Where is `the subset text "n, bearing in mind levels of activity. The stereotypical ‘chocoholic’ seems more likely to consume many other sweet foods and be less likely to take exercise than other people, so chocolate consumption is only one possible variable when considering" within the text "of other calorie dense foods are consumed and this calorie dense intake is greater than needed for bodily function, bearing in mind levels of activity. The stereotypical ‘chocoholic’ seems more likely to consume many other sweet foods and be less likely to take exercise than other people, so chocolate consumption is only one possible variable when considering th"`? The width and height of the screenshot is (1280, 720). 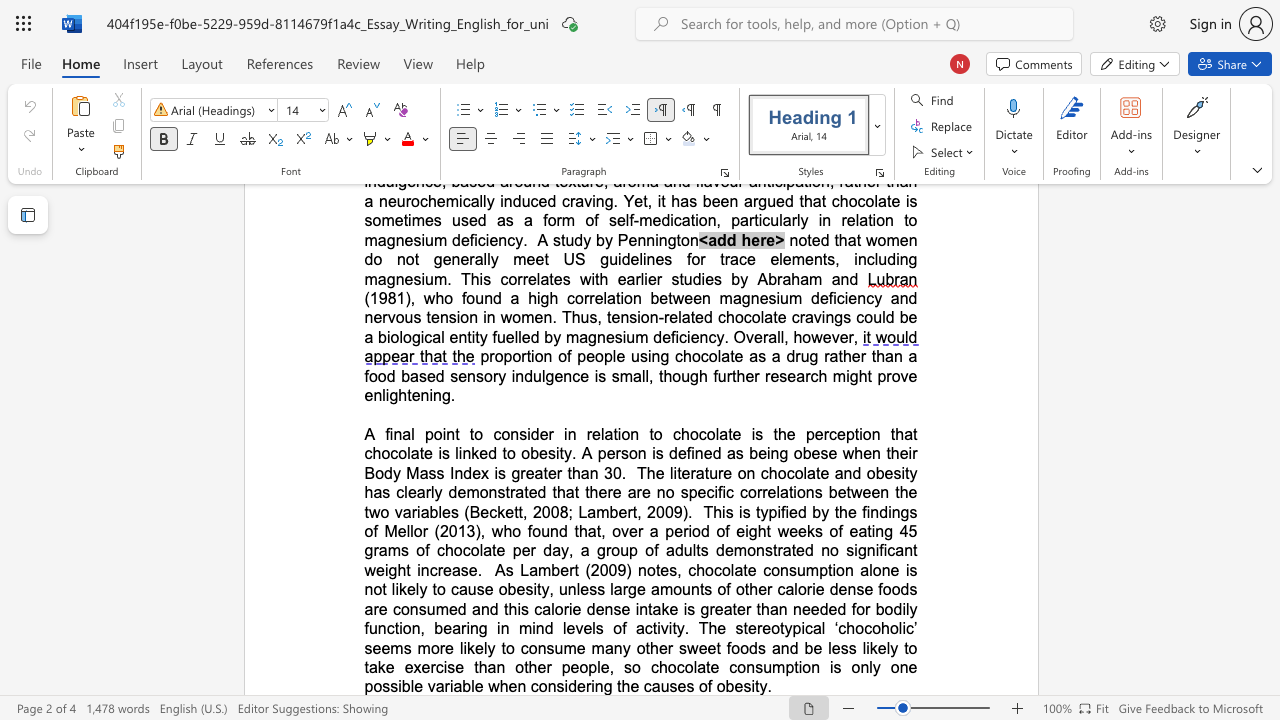 the subset text "n, bearing in mind levels of activity. The stereotypical ‘chocoholic’ seems more likely to consume many other sweet foods and be less likely to take exercise than other people, so chocolate consumption is only one possible variable when considering" within the text "of other calorie dense foods are consumed and this calorie dense intake is greater than needed for bodily function, bearing in mind levels of activity. The stereotypical ‘chocoholic’ seems more likely to consume many other sweet foods and be less likely to take exercise than other people, so chocolate consumption is only one possible variable when considering th" is located at coordinates (410, 627).